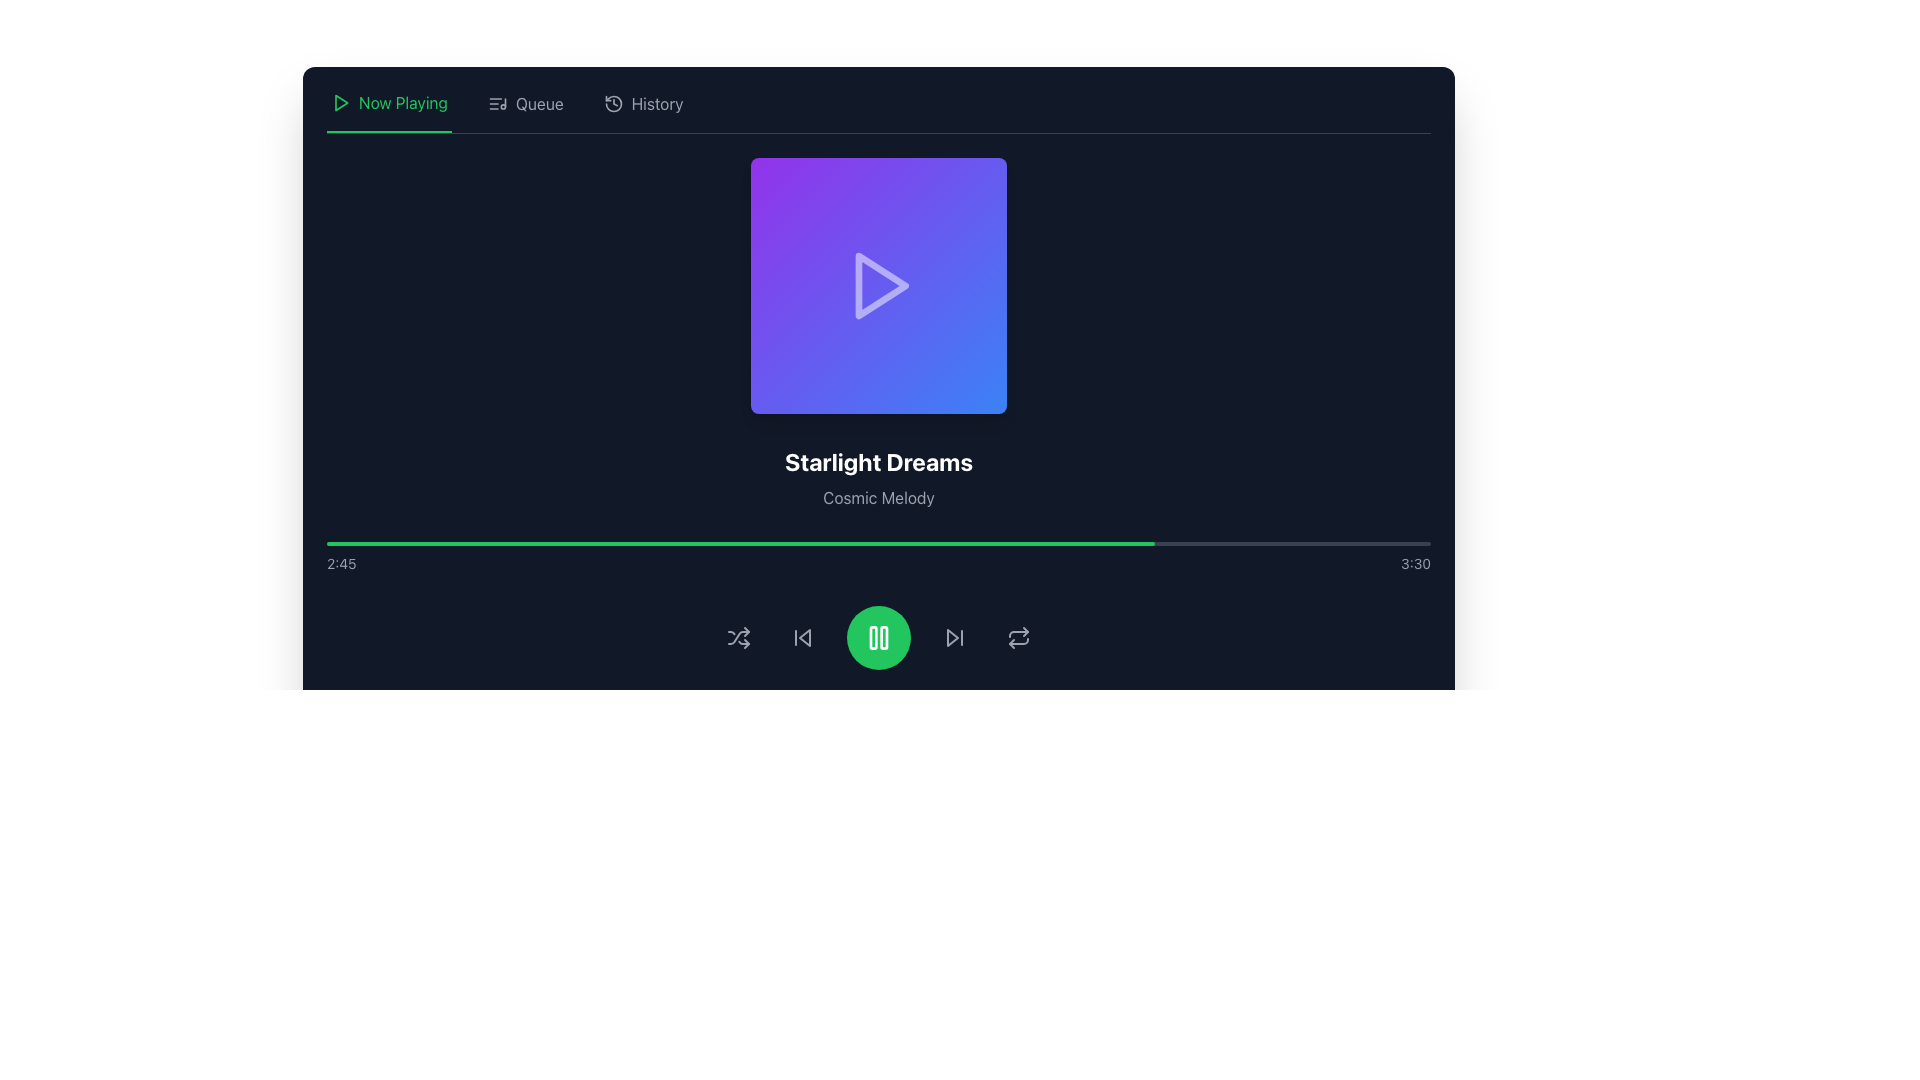 Image resolution: width=1920 pixels, height=1080 pixels. Describe the element at coordinates (713, 543) in the screenshot. I see `the progress bar` at that location.